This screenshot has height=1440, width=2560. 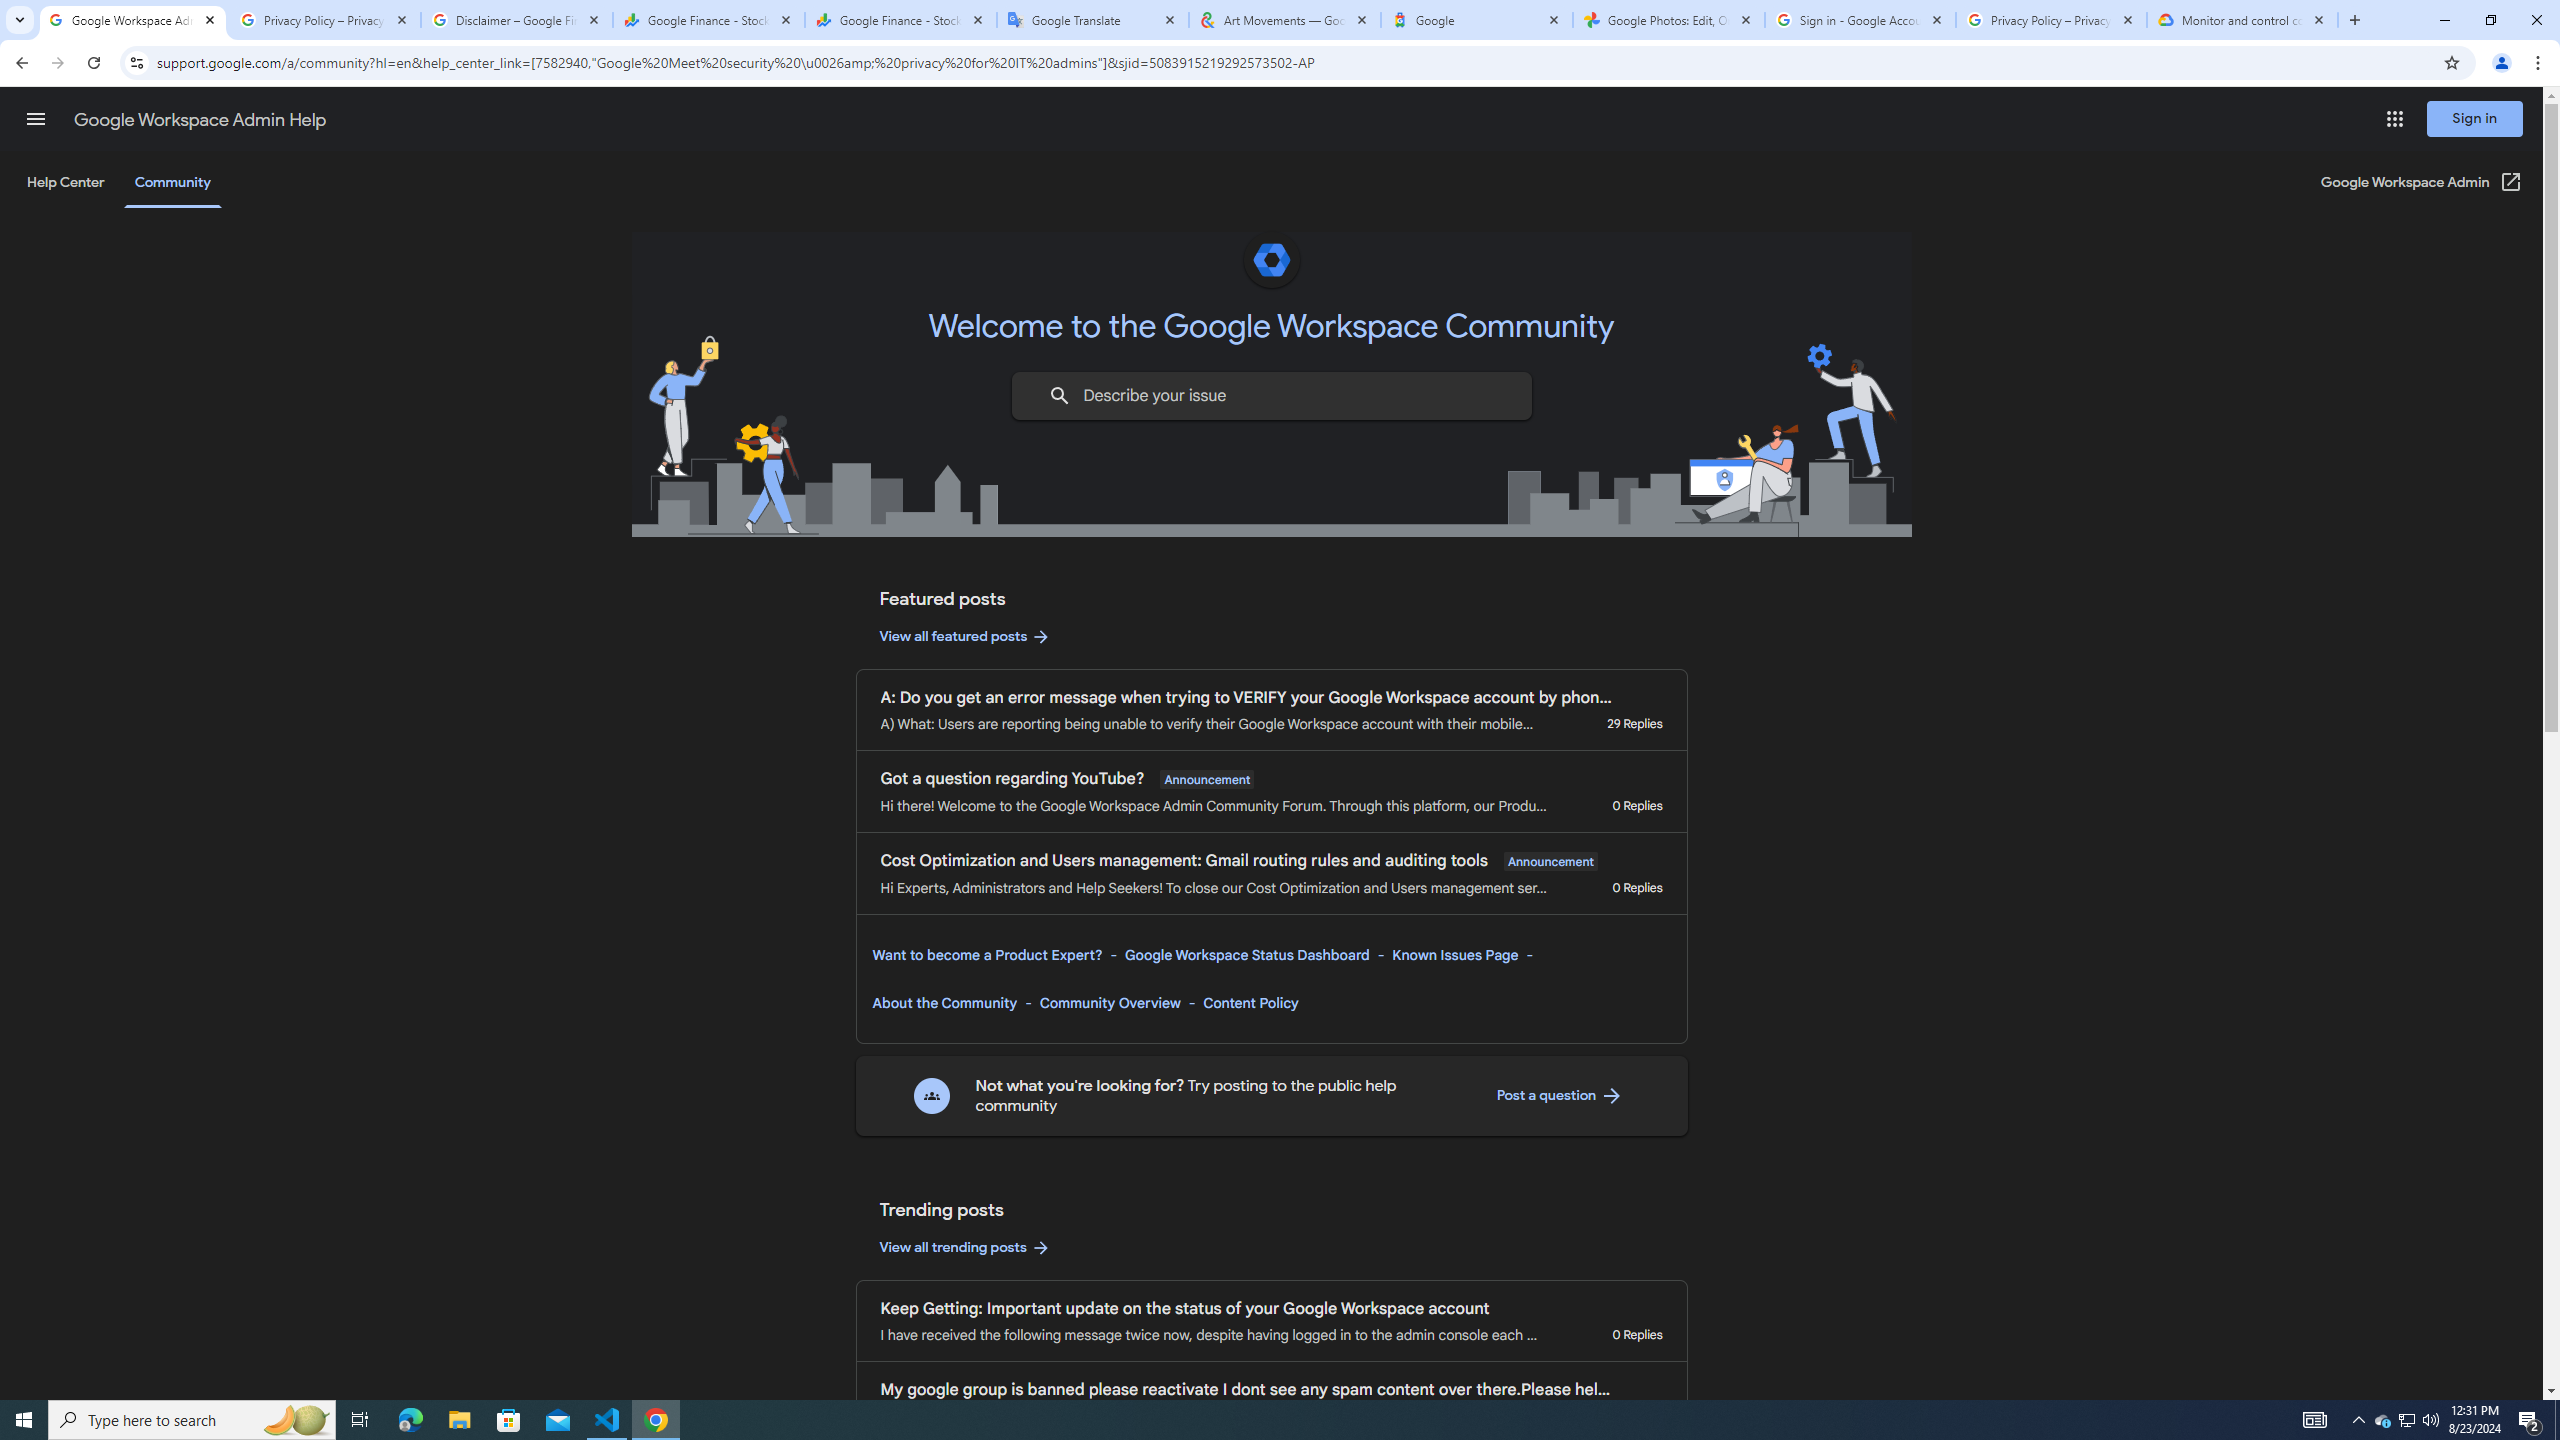 What do you see at coordinates (34, 118) in the screenshot?
I see `'Main menu'` at bounding box center [34, 118].